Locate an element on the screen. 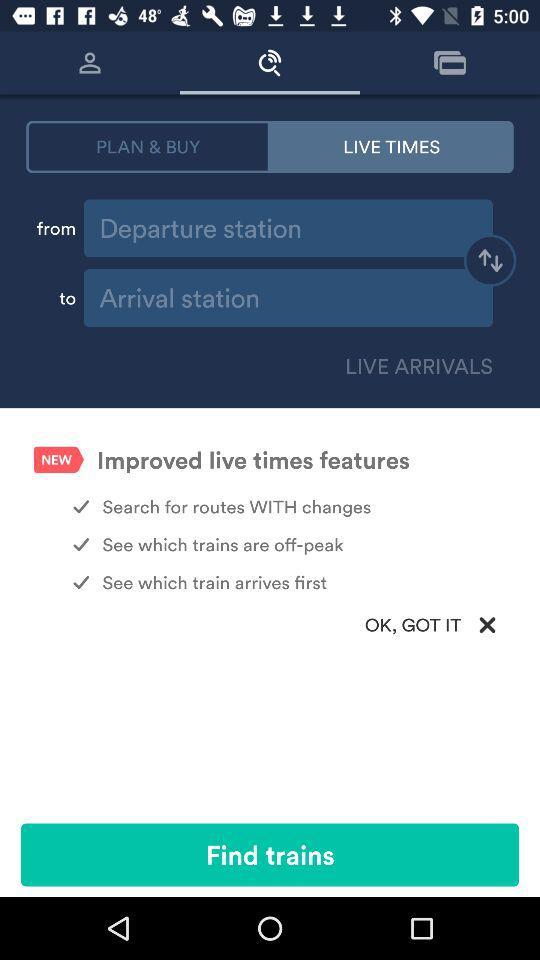  plan & buy icon is located at coordinates (147, 145).